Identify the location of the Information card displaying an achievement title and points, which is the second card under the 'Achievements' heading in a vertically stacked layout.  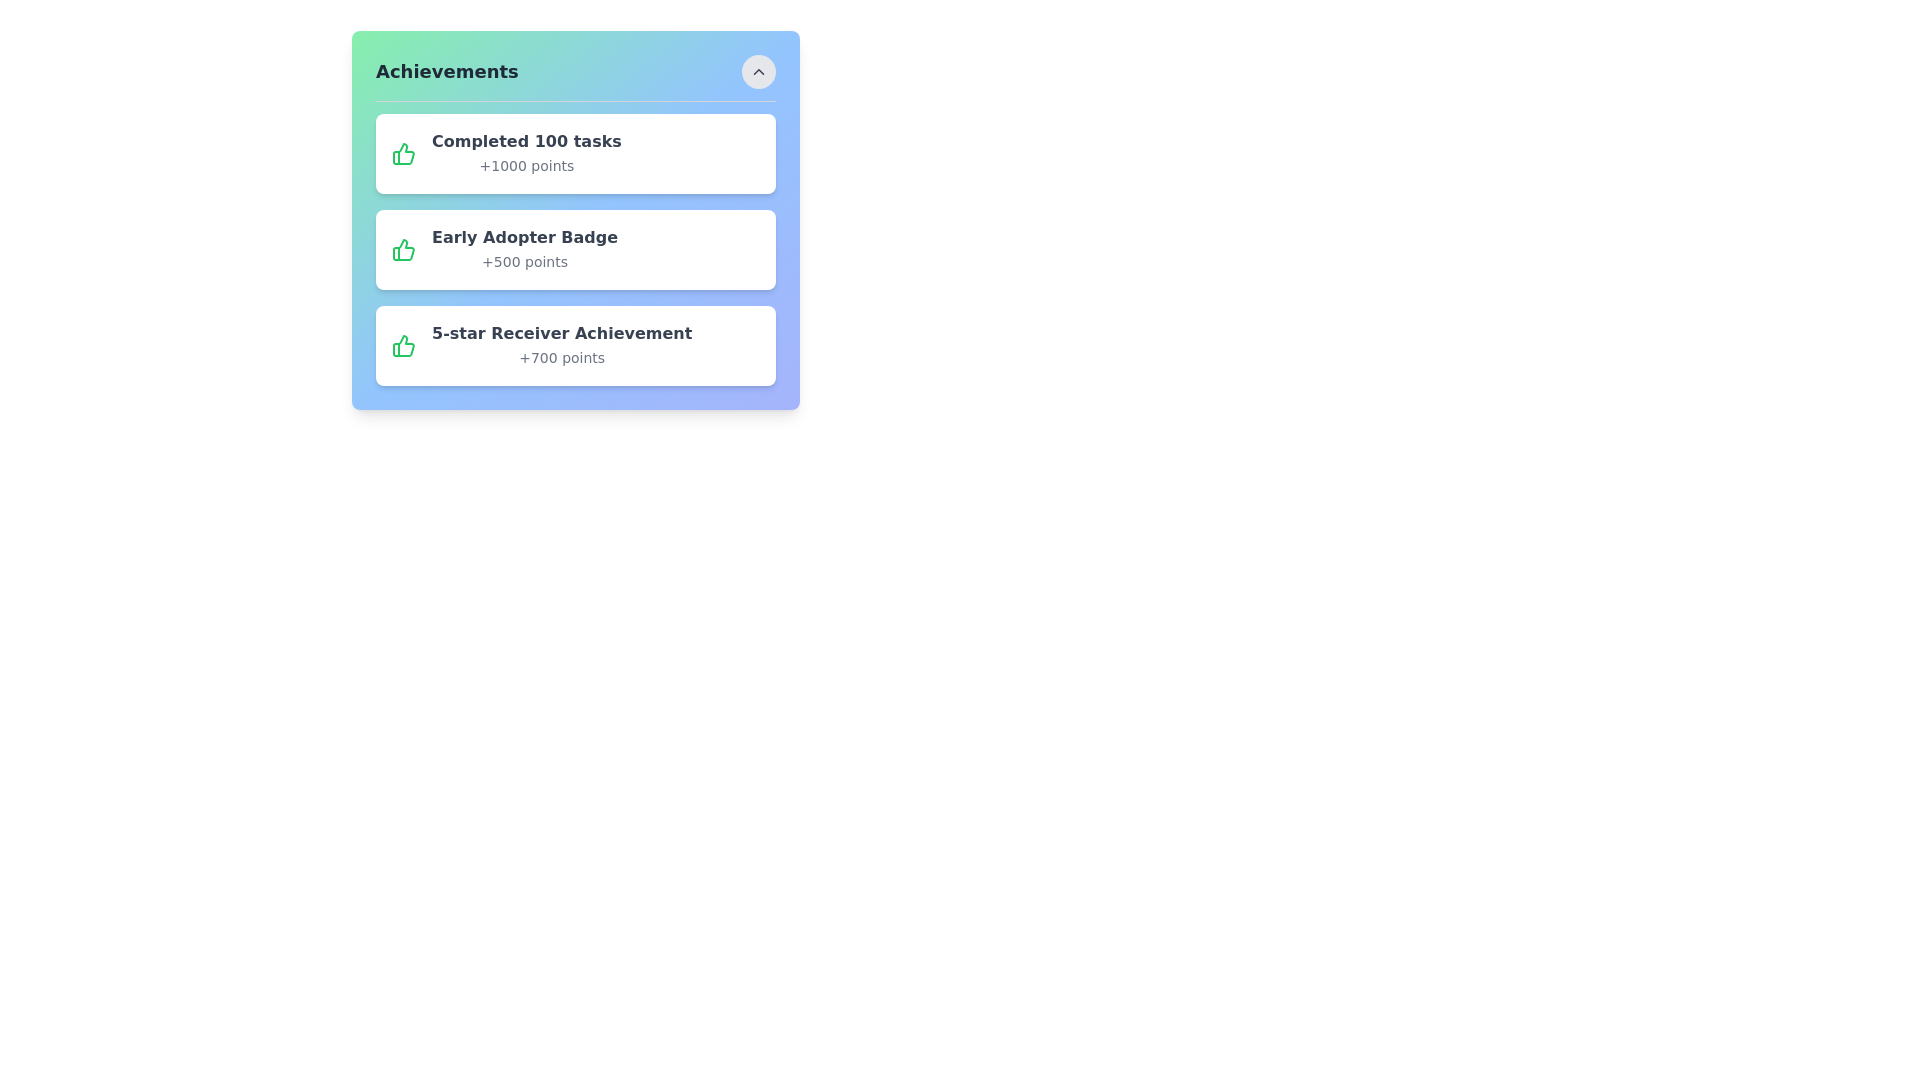
(575, 220).